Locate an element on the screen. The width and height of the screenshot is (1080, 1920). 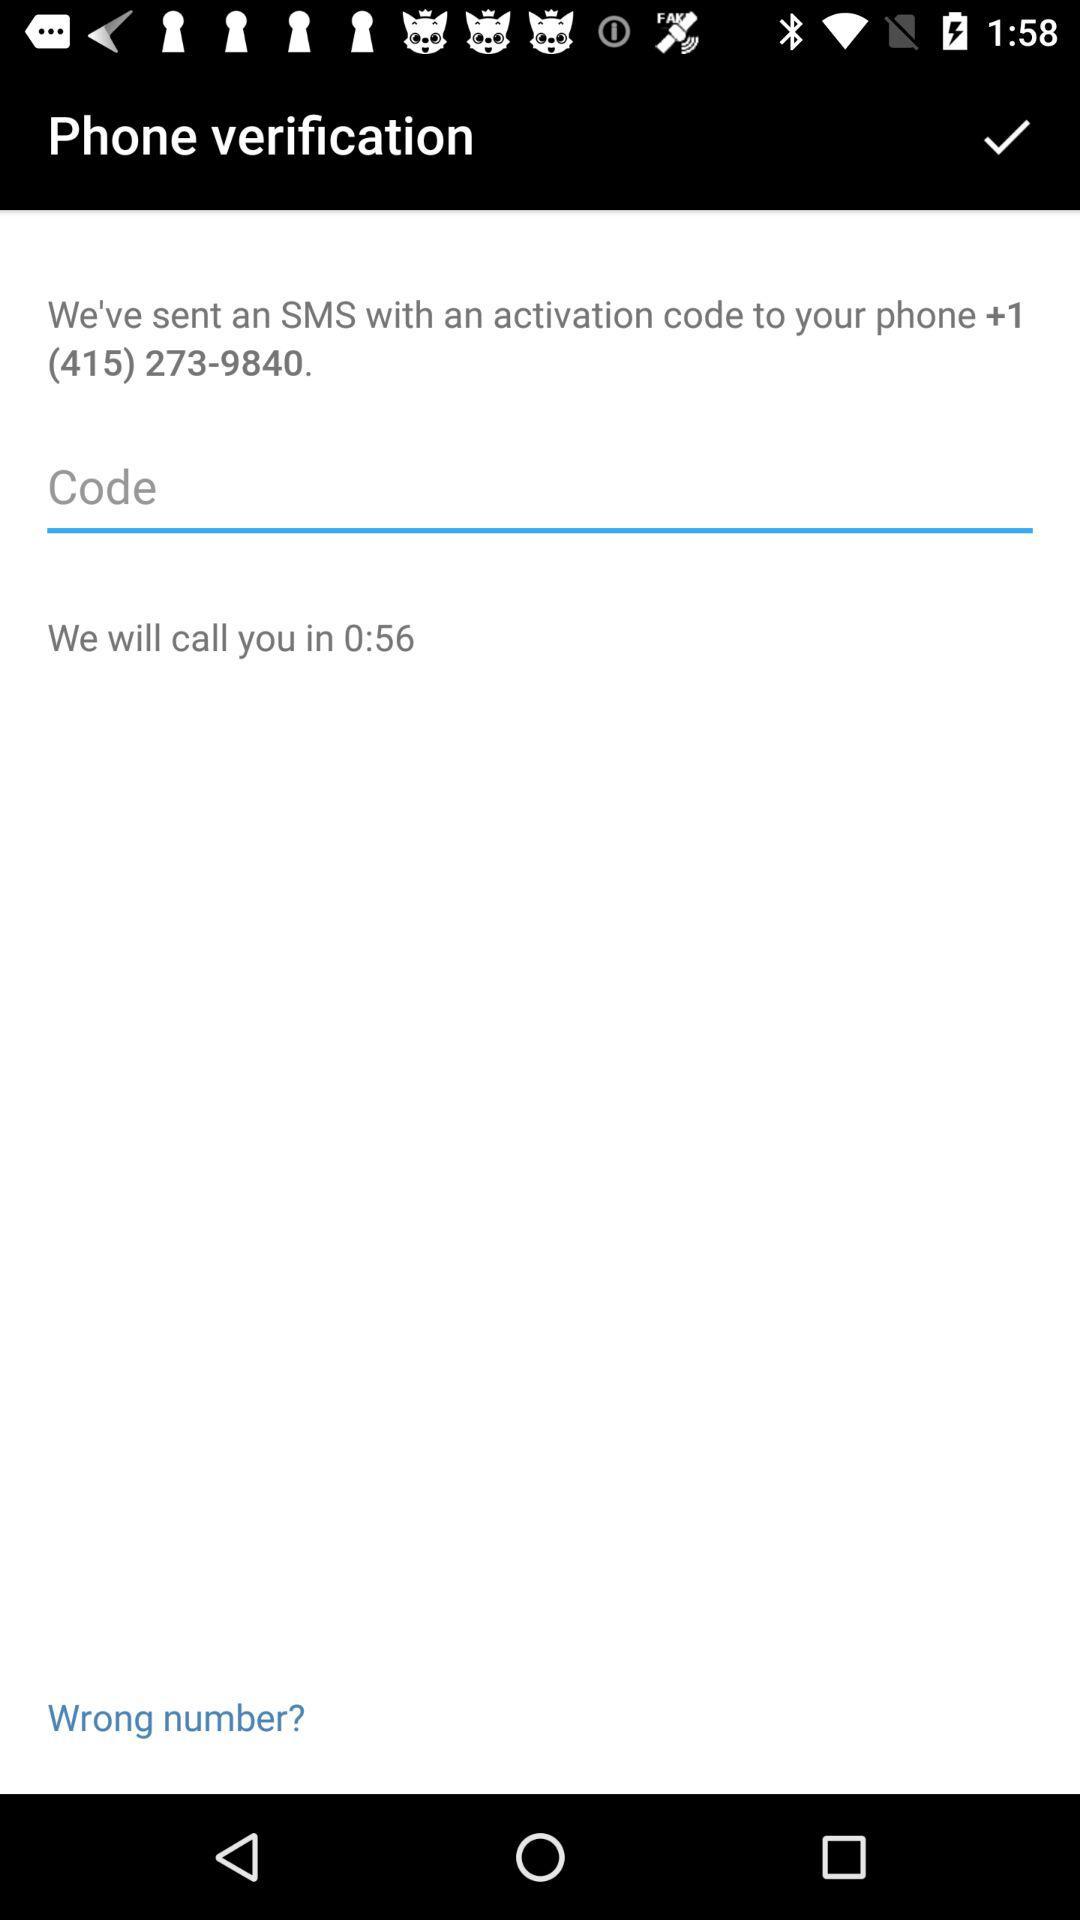
the item at the bottom left corner is located at coordinates (175, 1684).